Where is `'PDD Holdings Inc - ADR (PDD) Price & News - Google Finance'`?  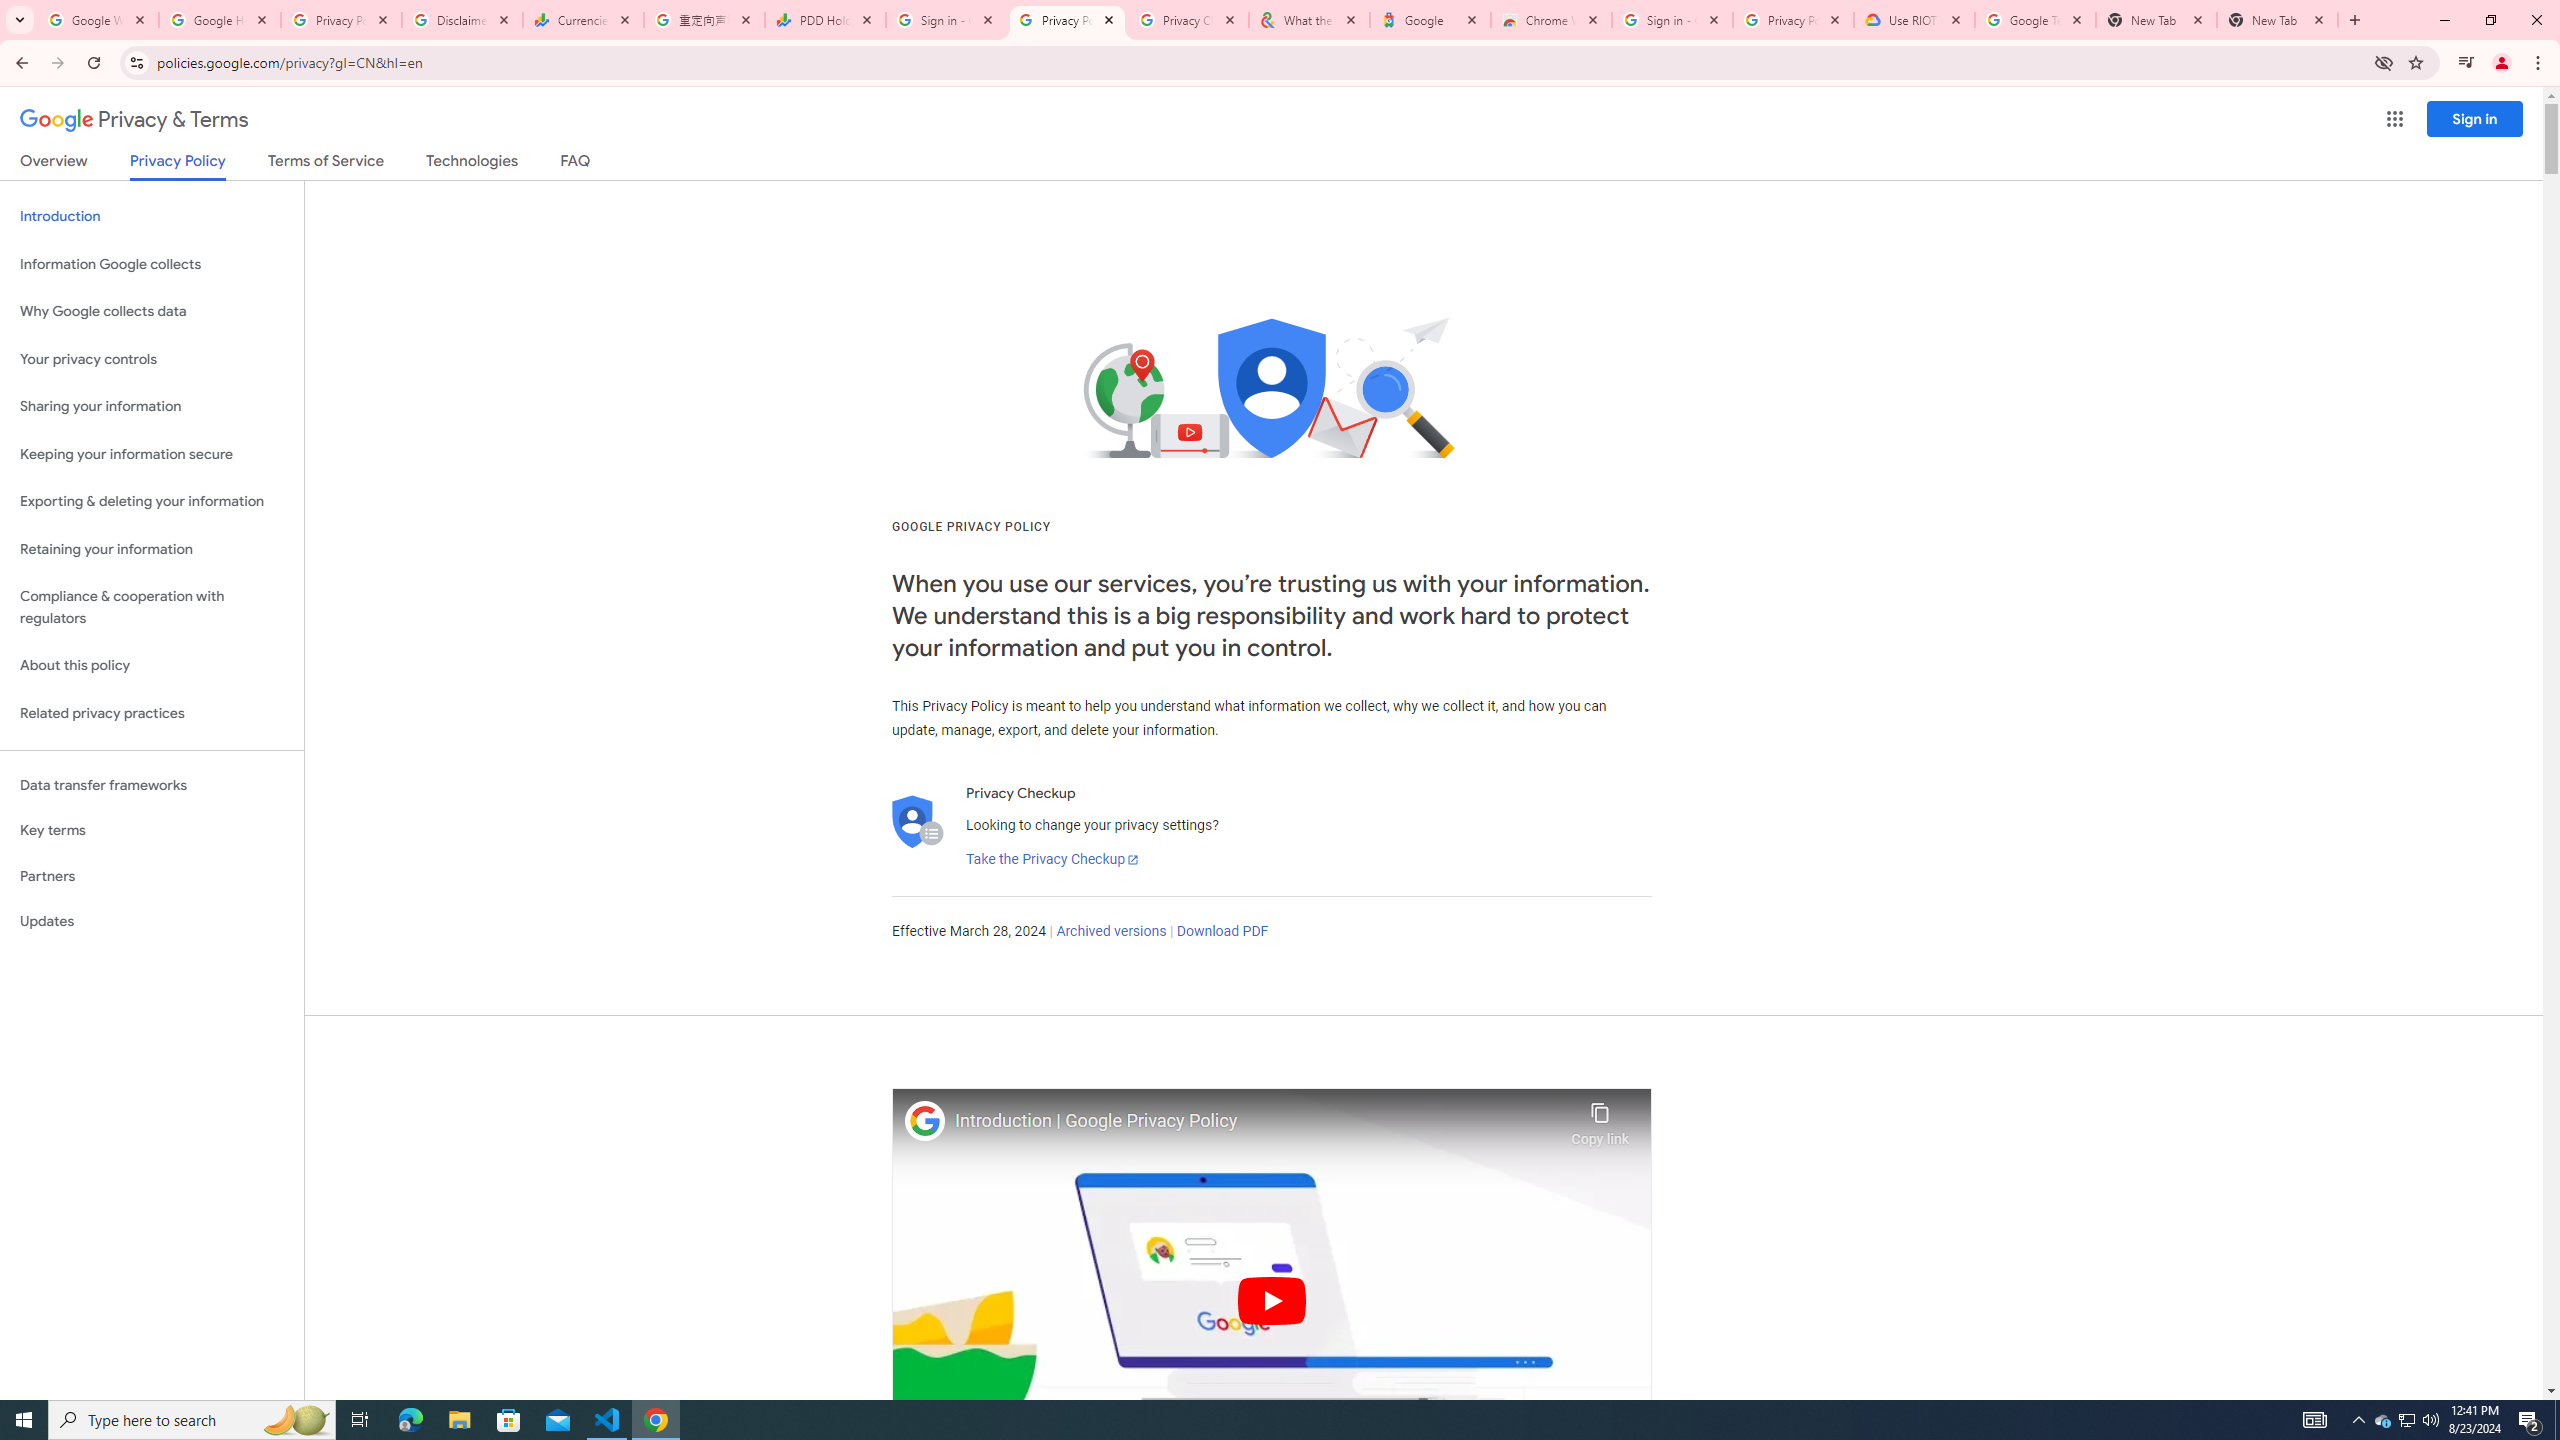 'PDD Holdings Inc - ADR (PDD) Price & News - Google Finance' is located at coordinates (824, 19).